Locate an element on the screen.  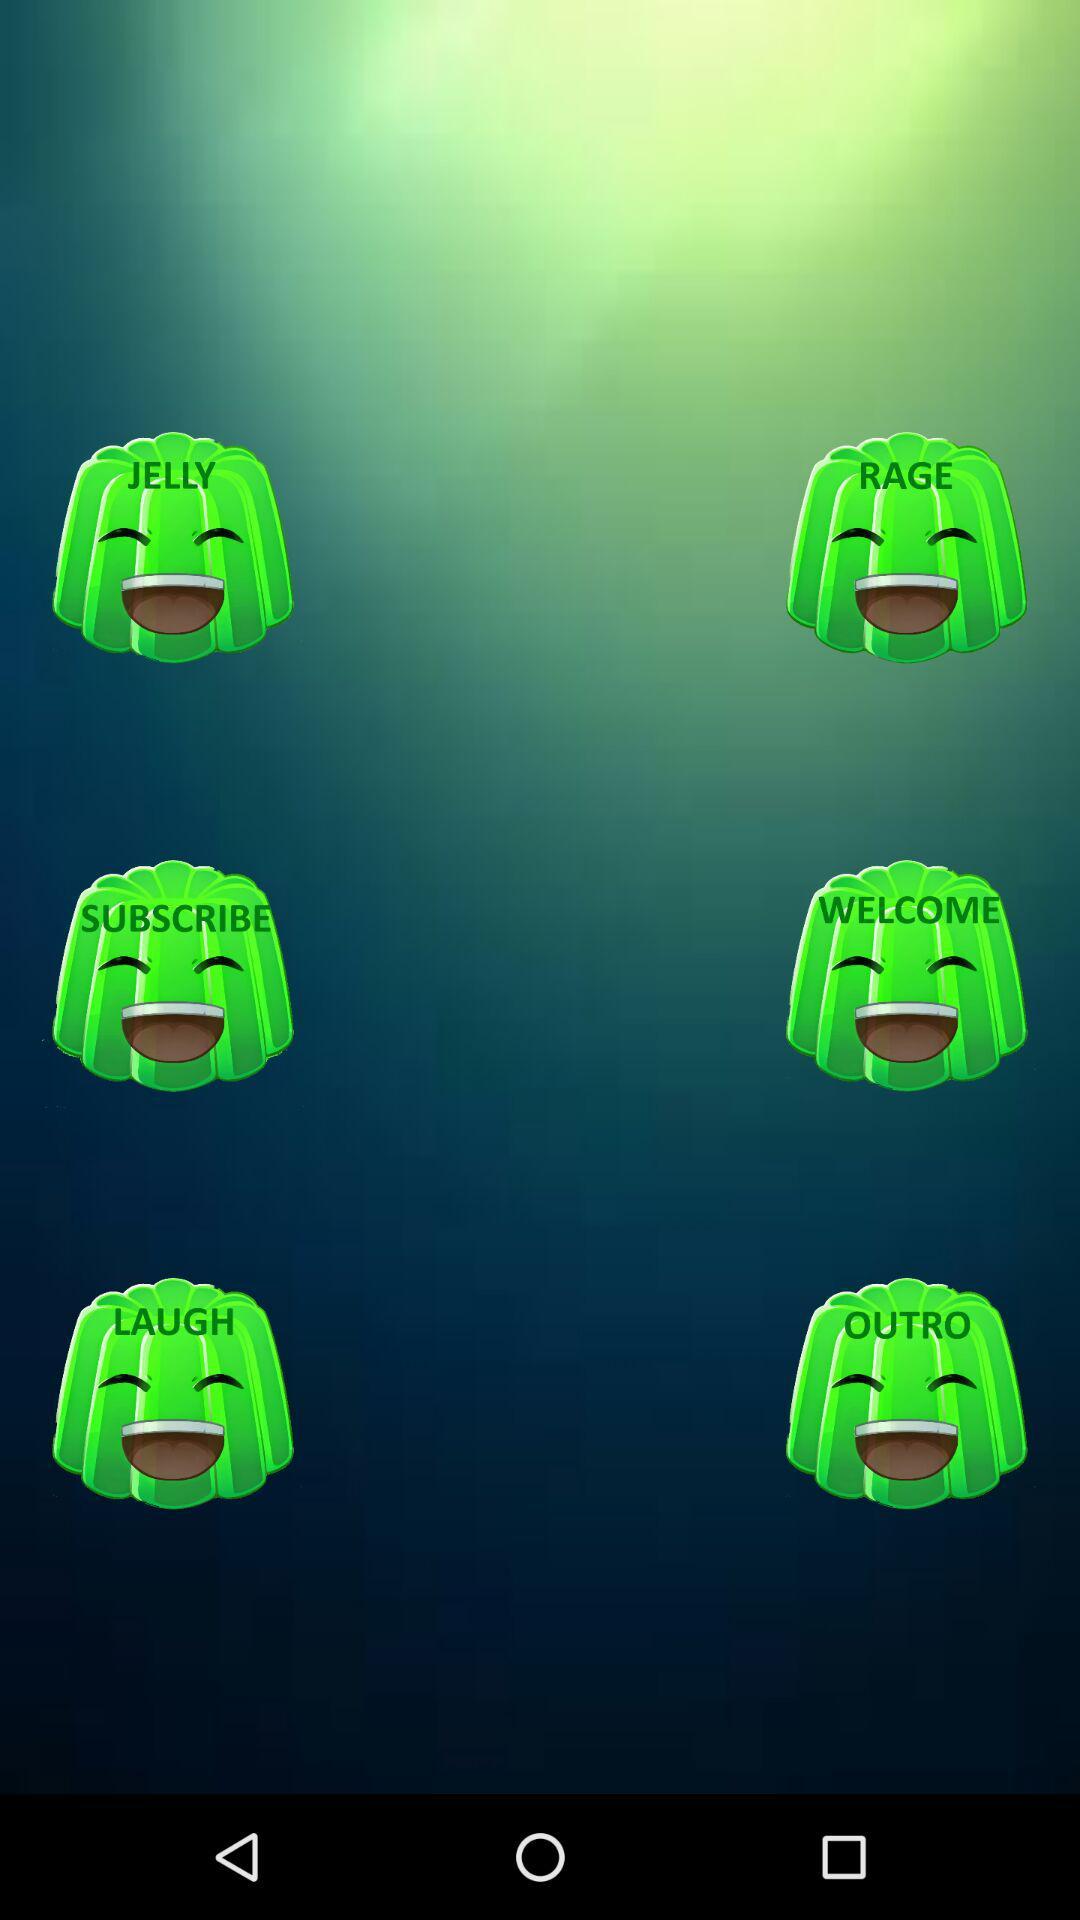
laugh is located at coordinates (172, 1394).